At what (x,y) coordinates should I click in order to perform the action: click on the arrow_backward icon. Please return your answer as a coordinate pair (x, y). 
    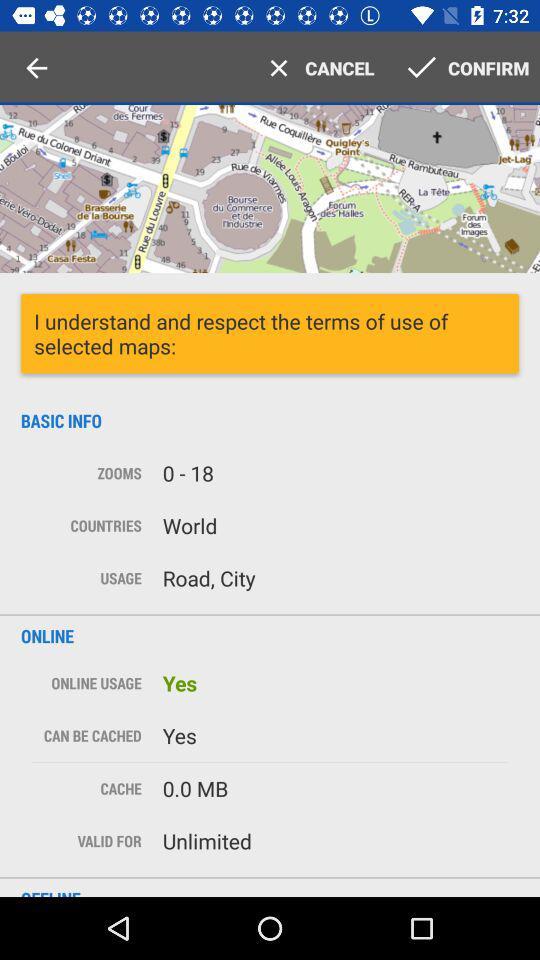
    Looking at the image, I should click on (36, 68).